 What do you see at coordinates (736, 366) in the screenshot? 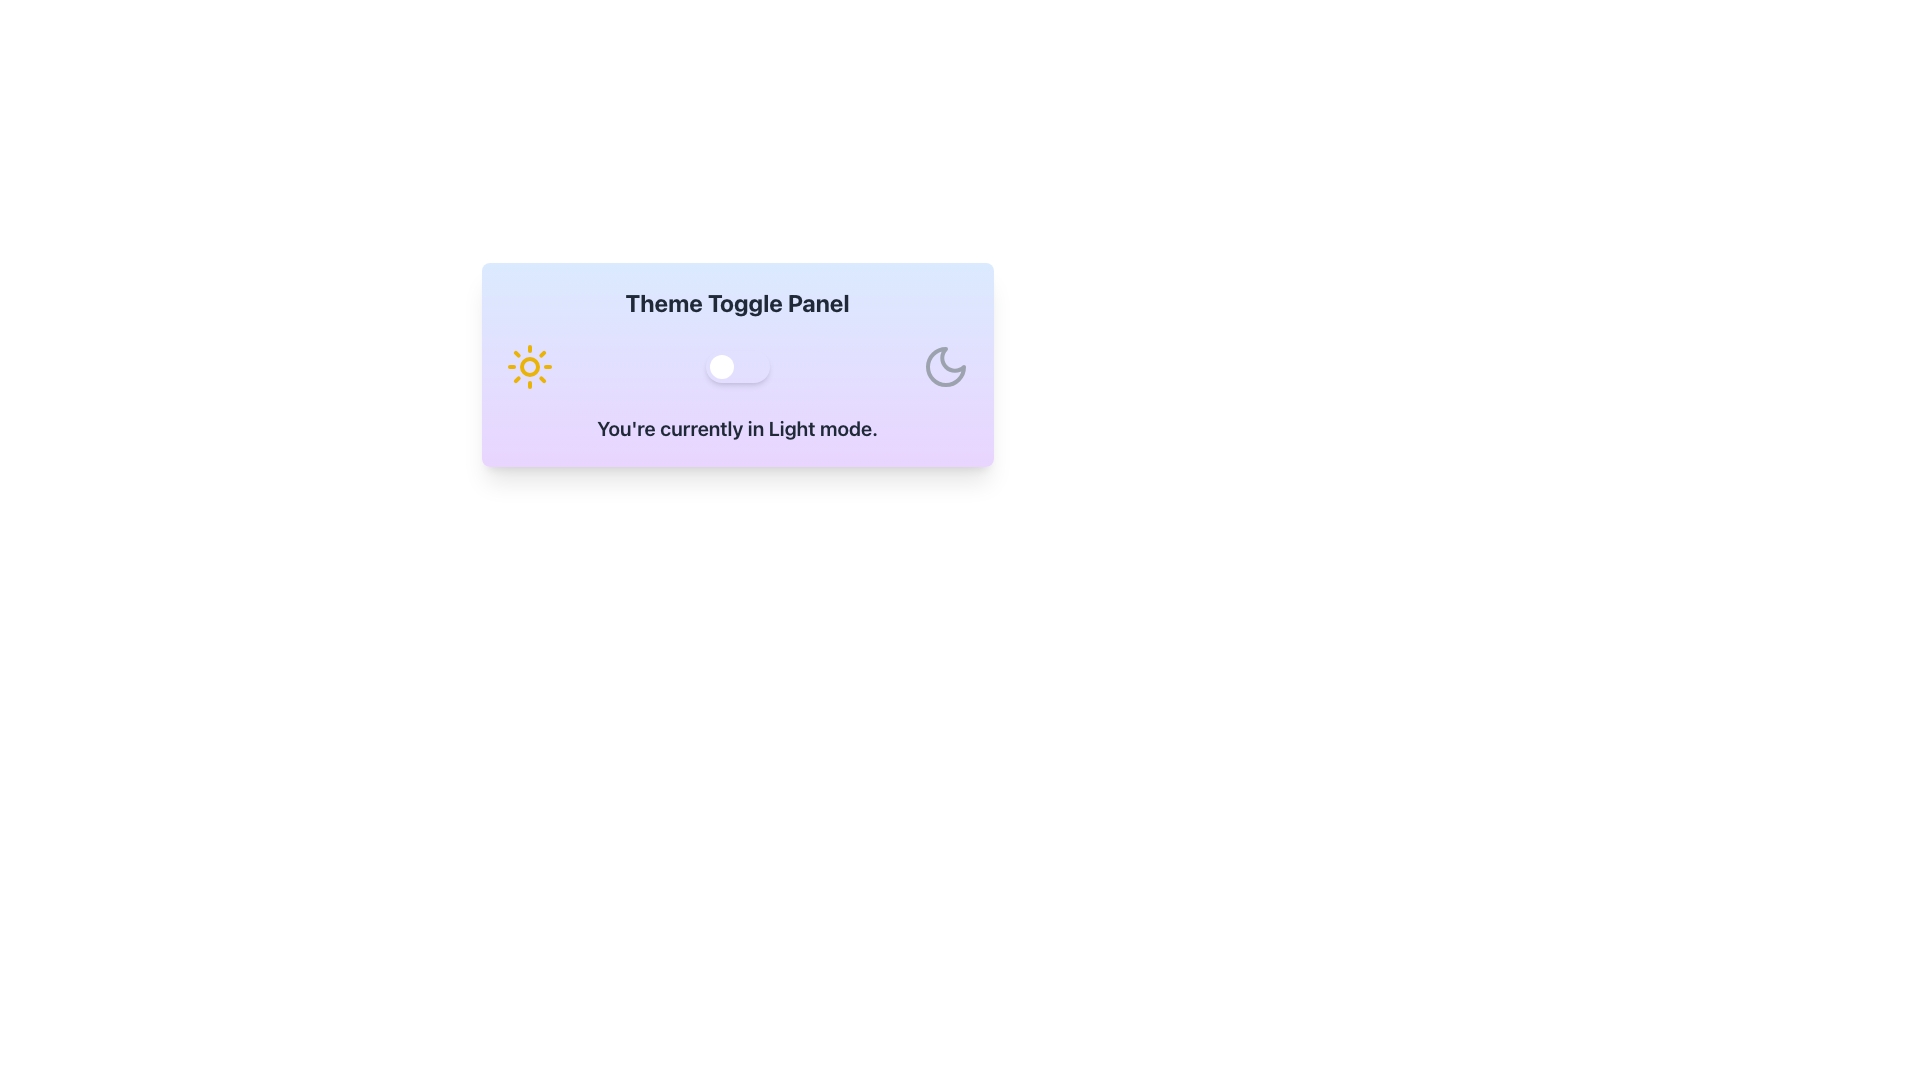
I see `the toggle switch located beneath the title 'Theme Toggle Panel' for potential visual feedback` at bounding box center [736, 366].